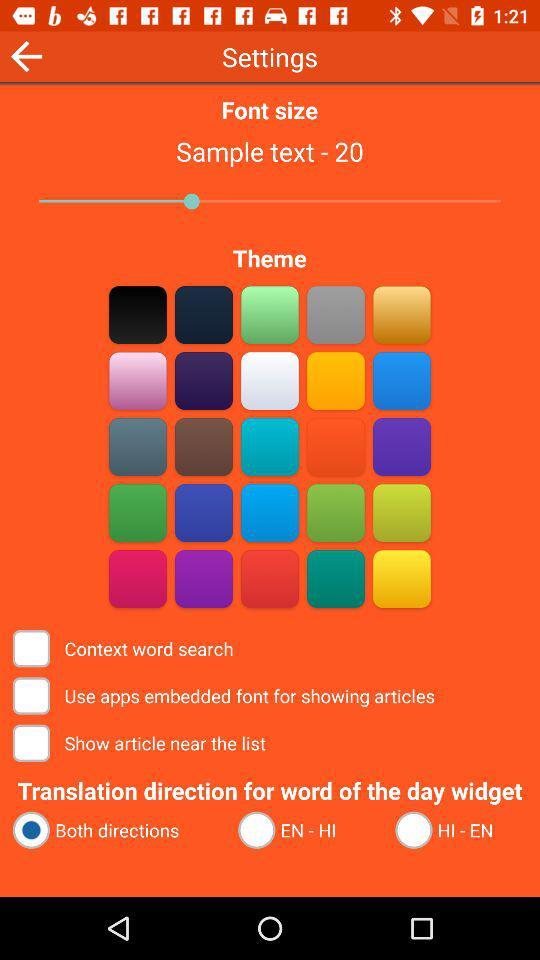 This screenshot has height=960, width=540. What do you see at coordinates (225, 696) in the screenshot?
I see `the item below context word search item` at bounding box center [225, 696].